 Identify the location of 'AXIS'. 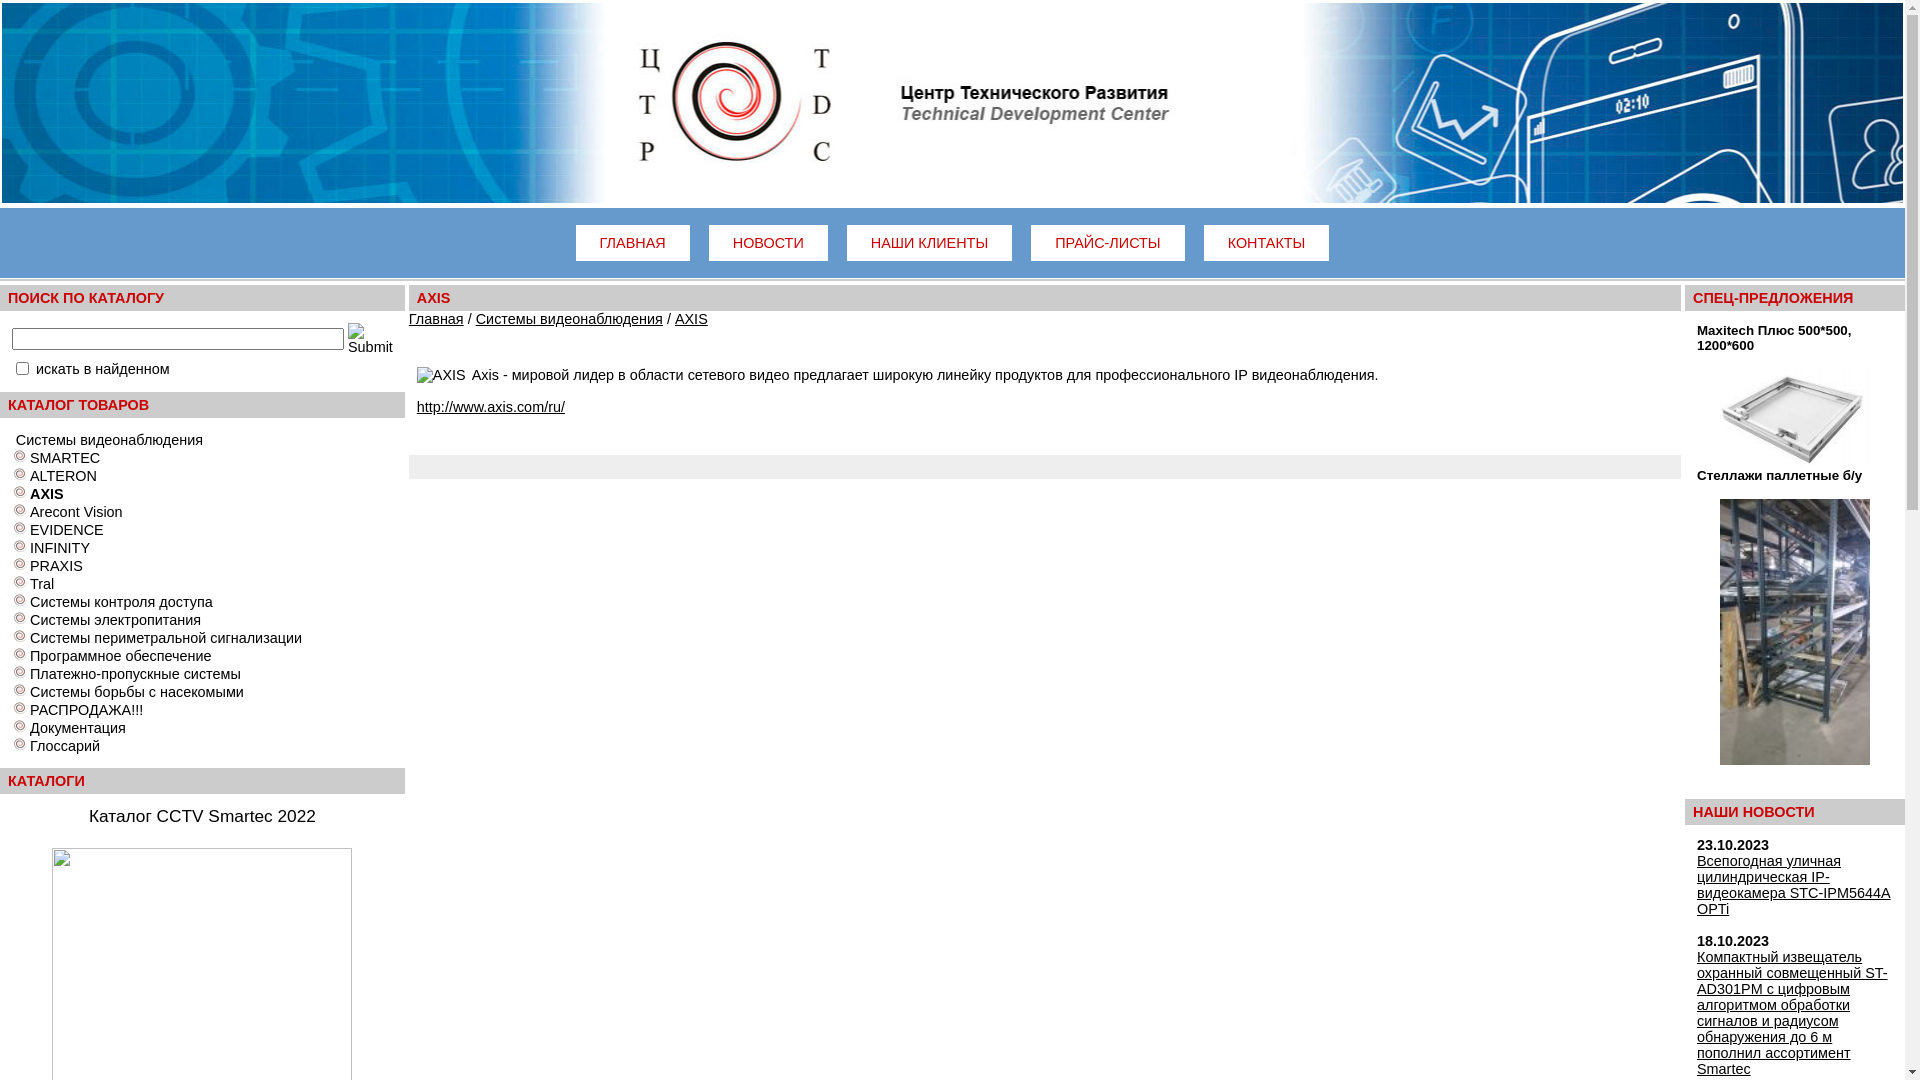
(691, 318).